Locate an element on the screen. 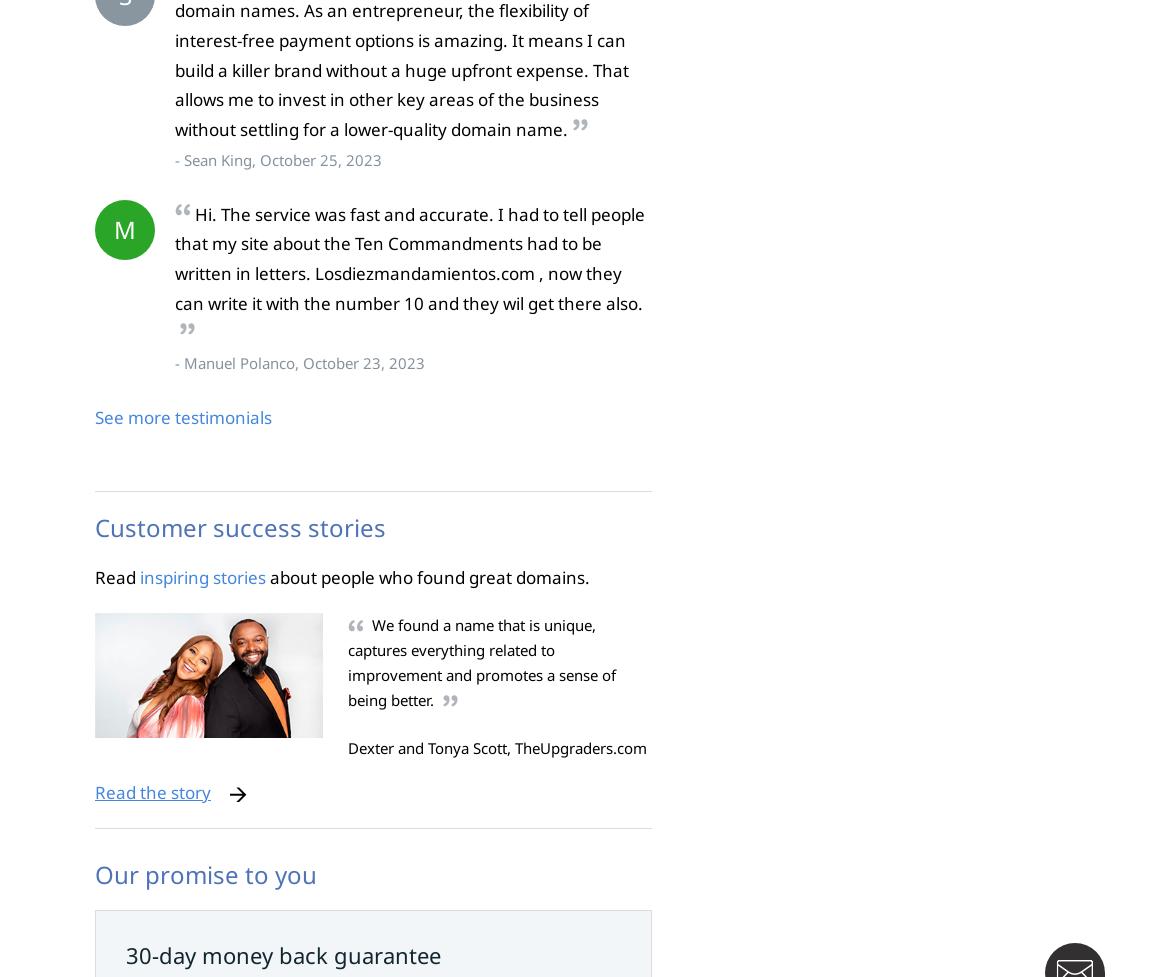 This screenshot has width=1150, height=977. 'See more testimonials' is located at coordinates (93, 417).